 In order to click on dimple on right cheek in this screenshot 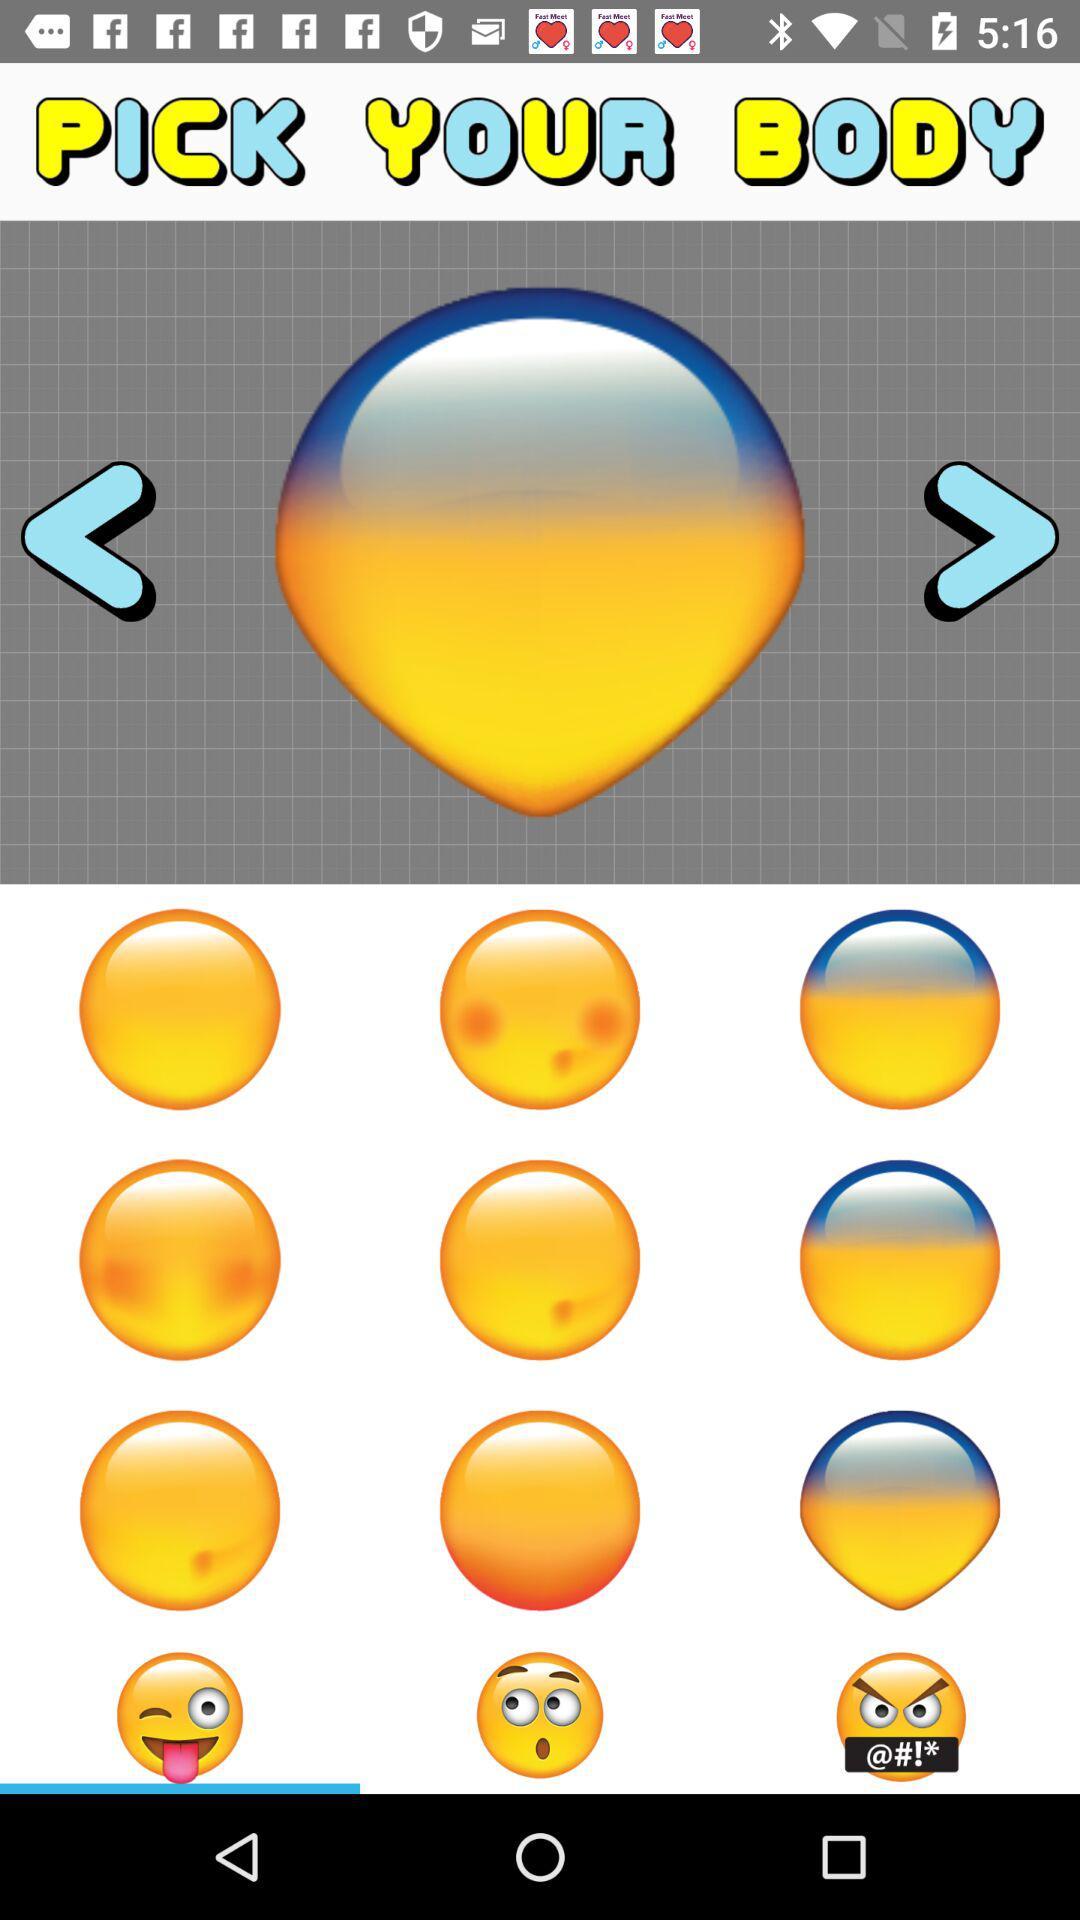, I will do `click(180, 1510)`.